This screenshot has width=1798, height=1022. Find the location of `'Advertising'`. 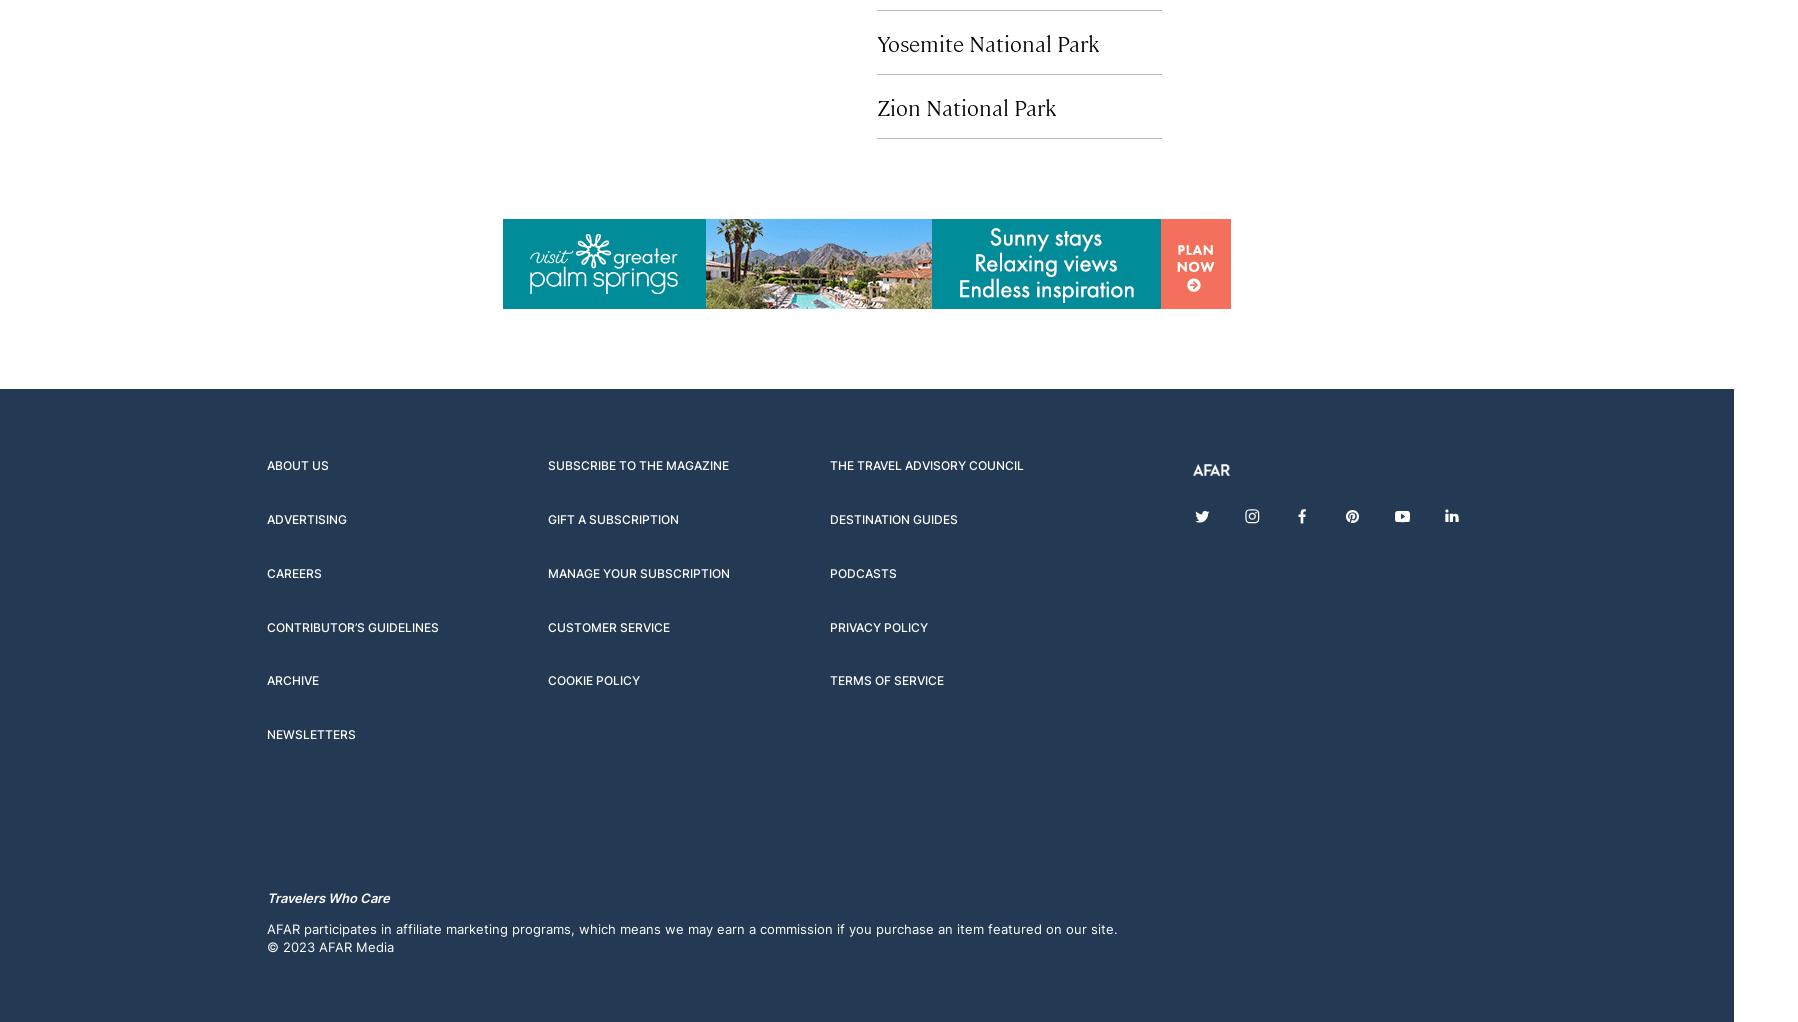

'Advertising' is located at coordinates (267, 518).